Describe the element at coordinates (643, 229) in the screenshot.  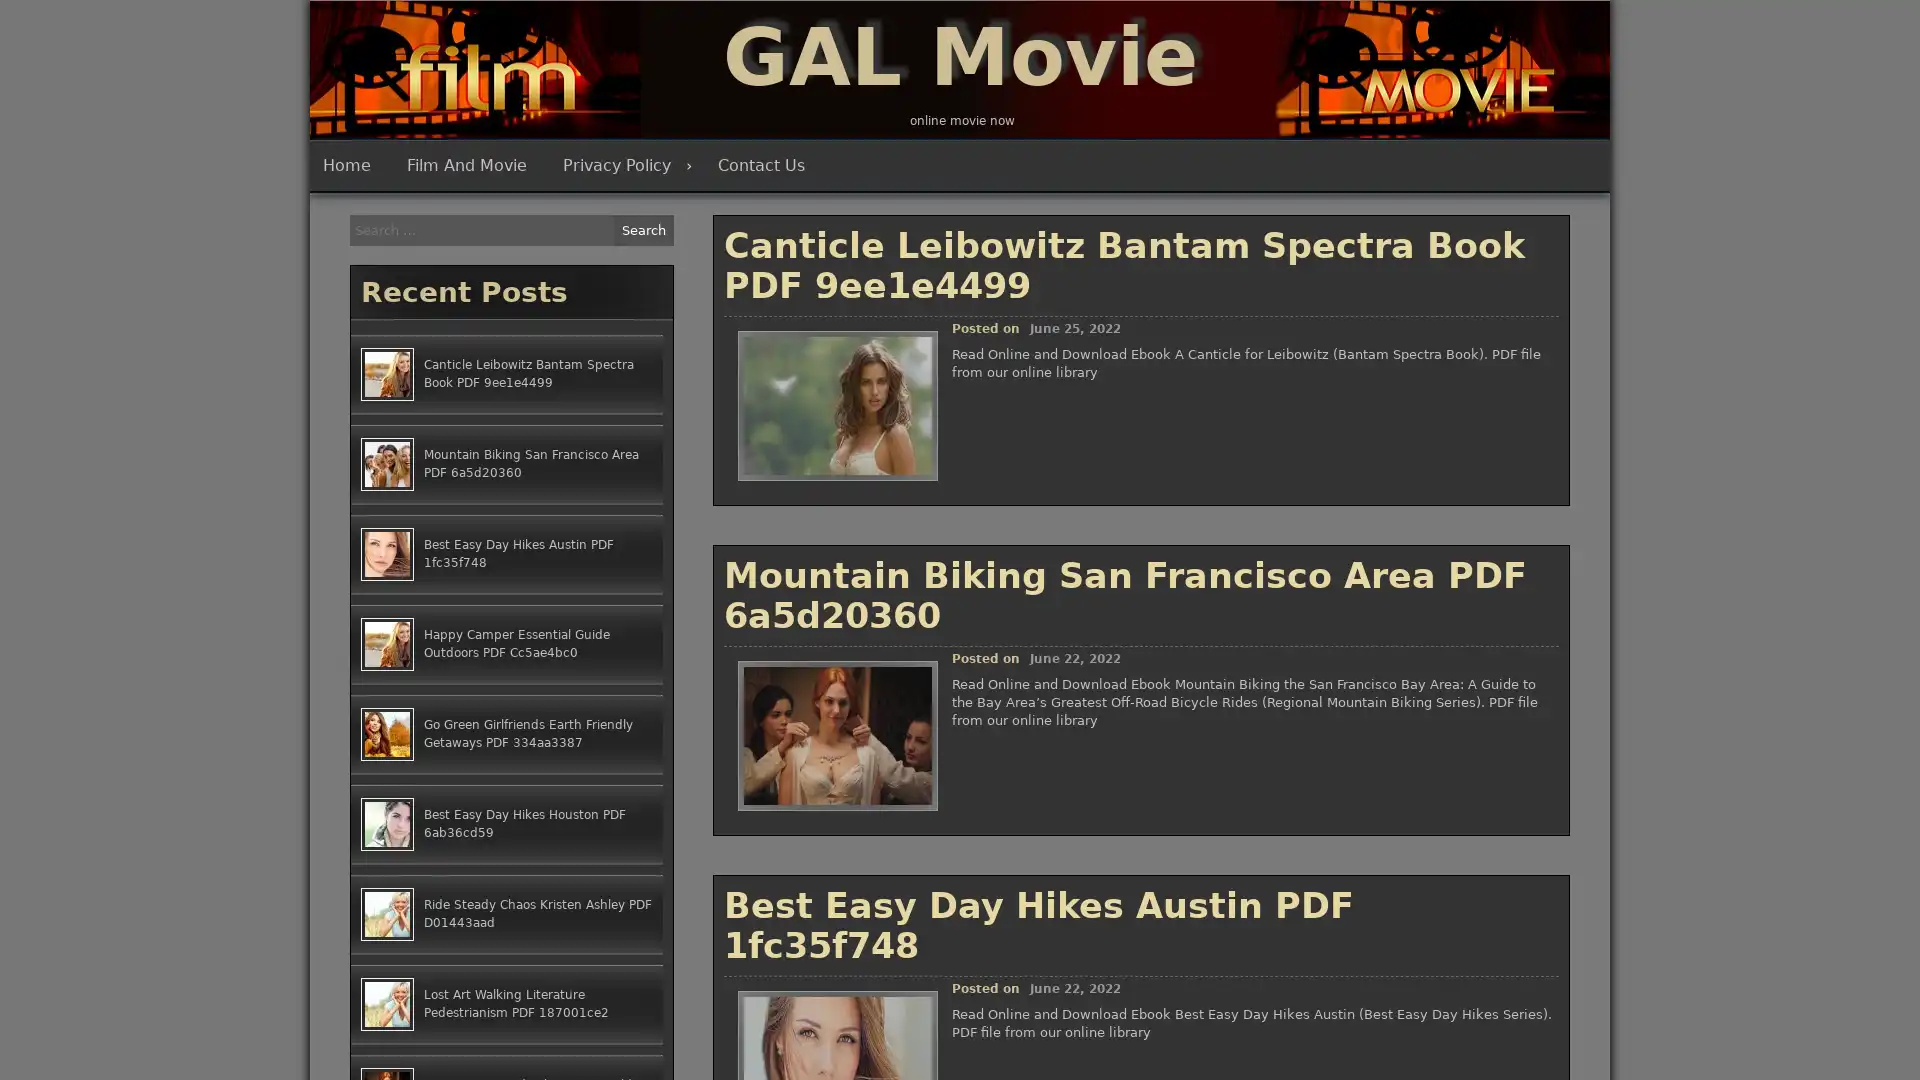
I see `Search` at that location.